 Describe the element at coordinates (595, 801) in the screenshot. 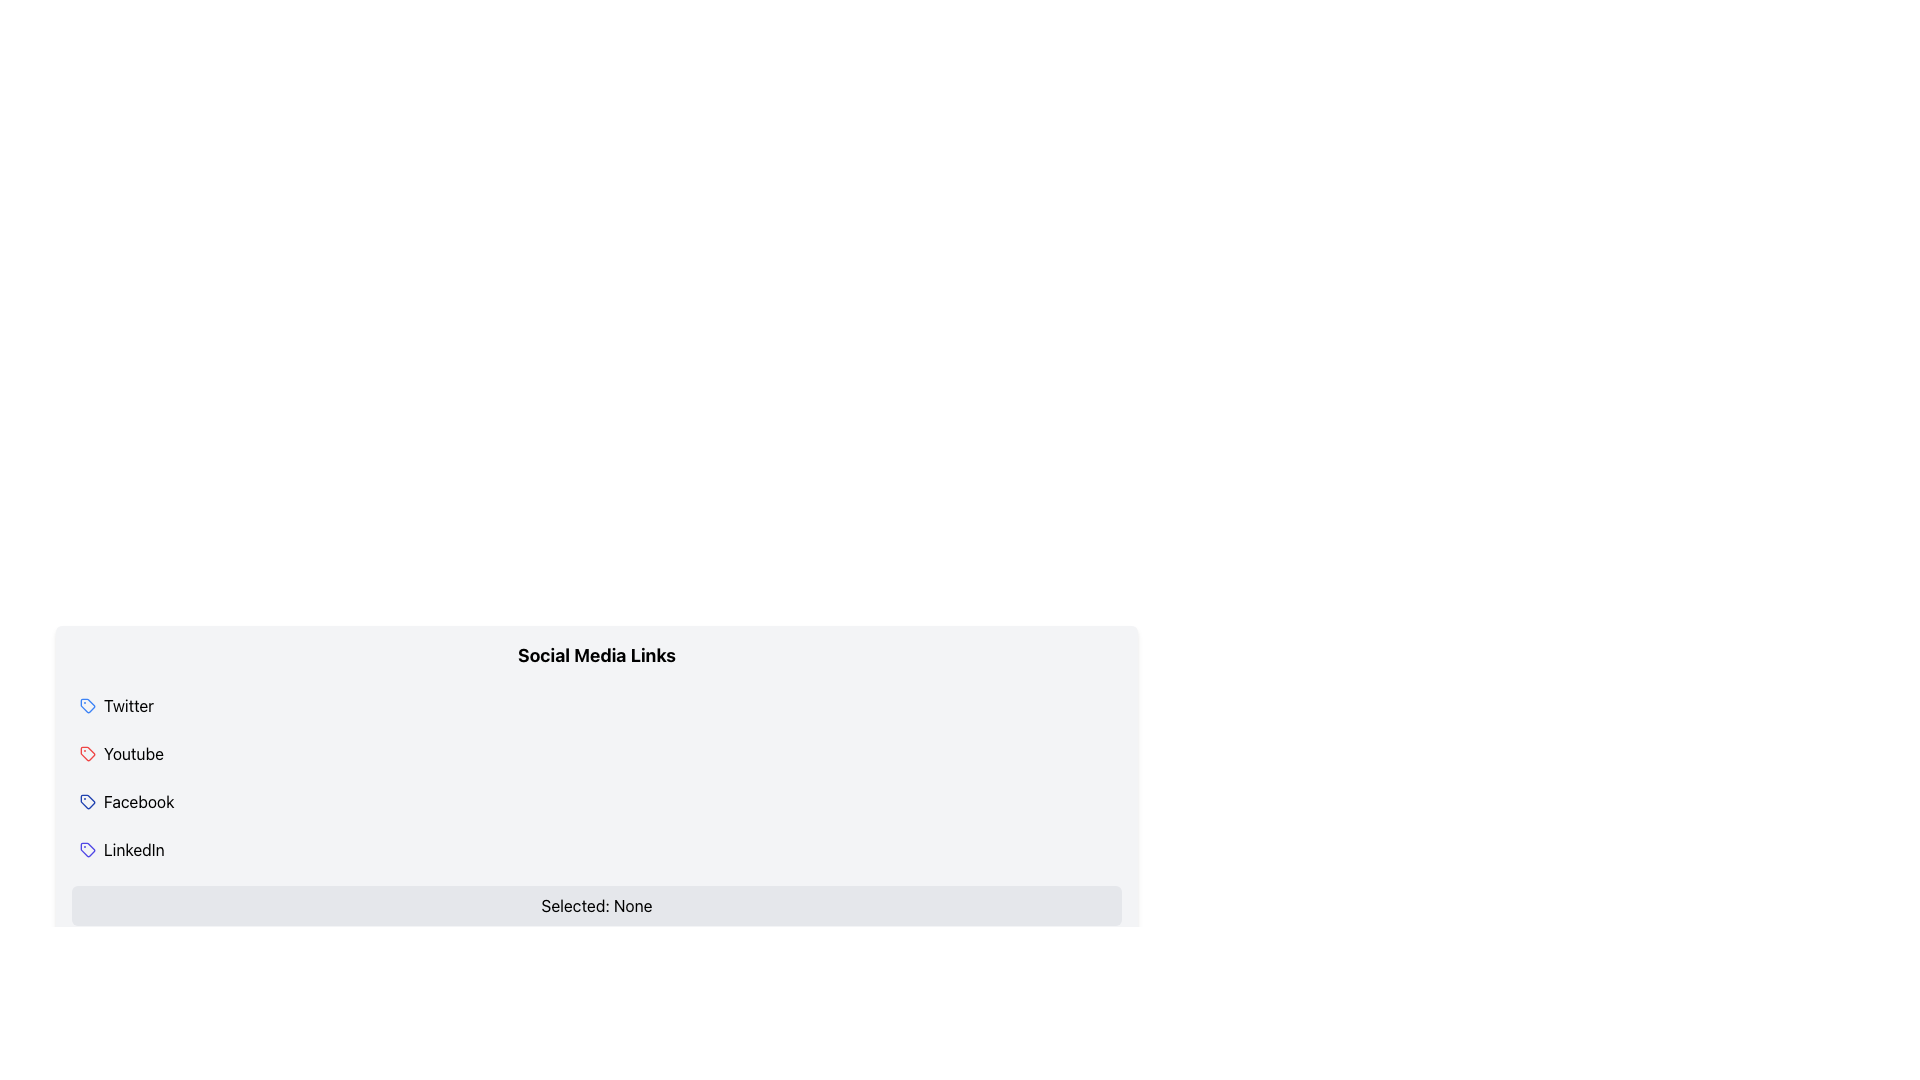

I see `the third item in the vertical list titled 'Social Media Links', which serves as a clickable link for Facebook, to provide visual feedback` at that location.